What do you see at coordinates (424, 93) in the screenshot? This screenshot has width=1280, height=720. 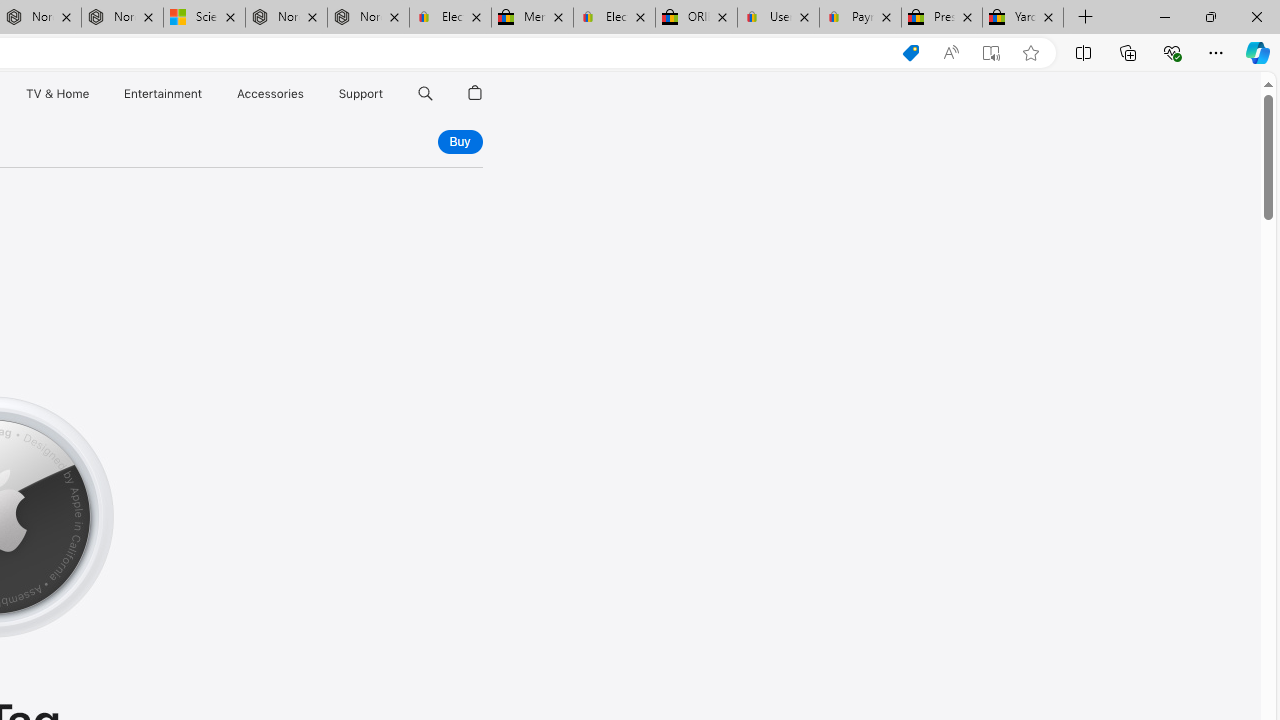 I see `'Class: globalnav-item globalnav-search shift-0-1'` at bounding box center [424, 93].